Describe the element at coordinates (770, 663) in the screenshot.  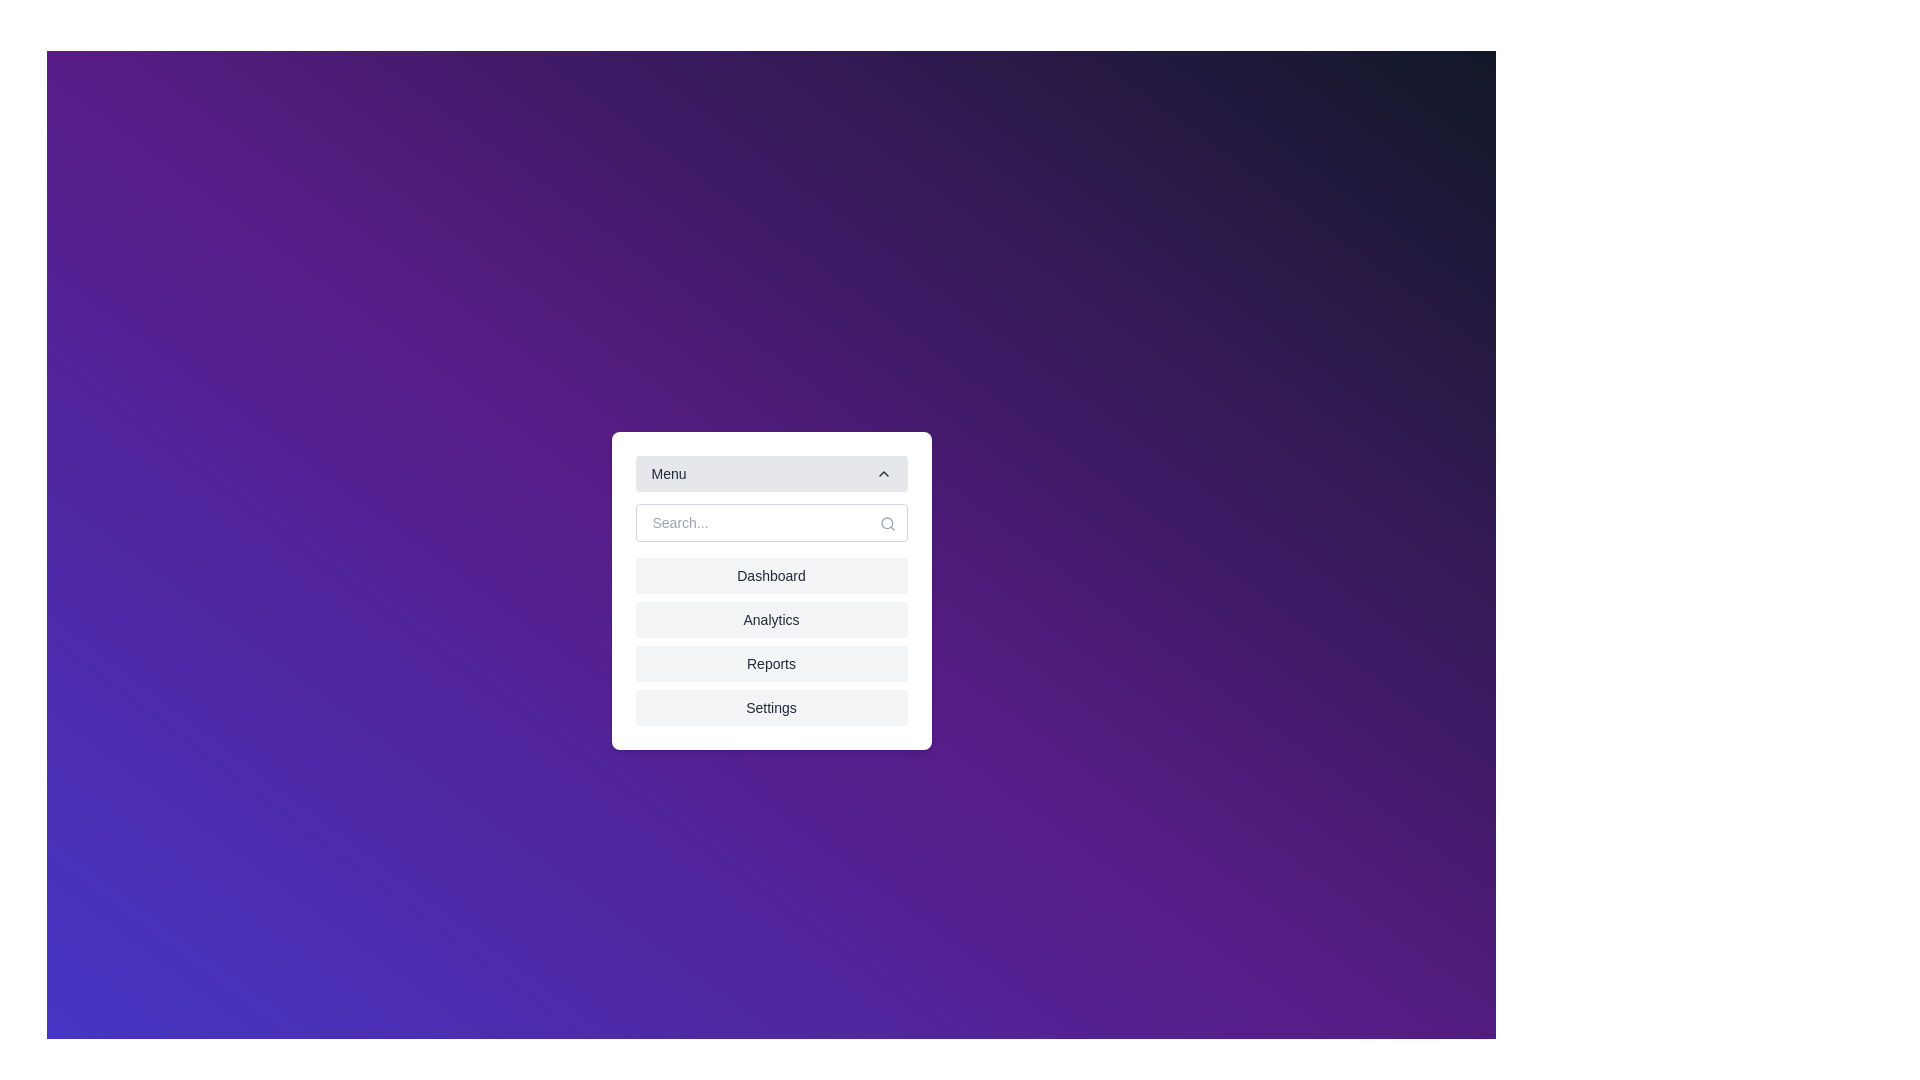
I see `the Reports menu option to select it` at that location.